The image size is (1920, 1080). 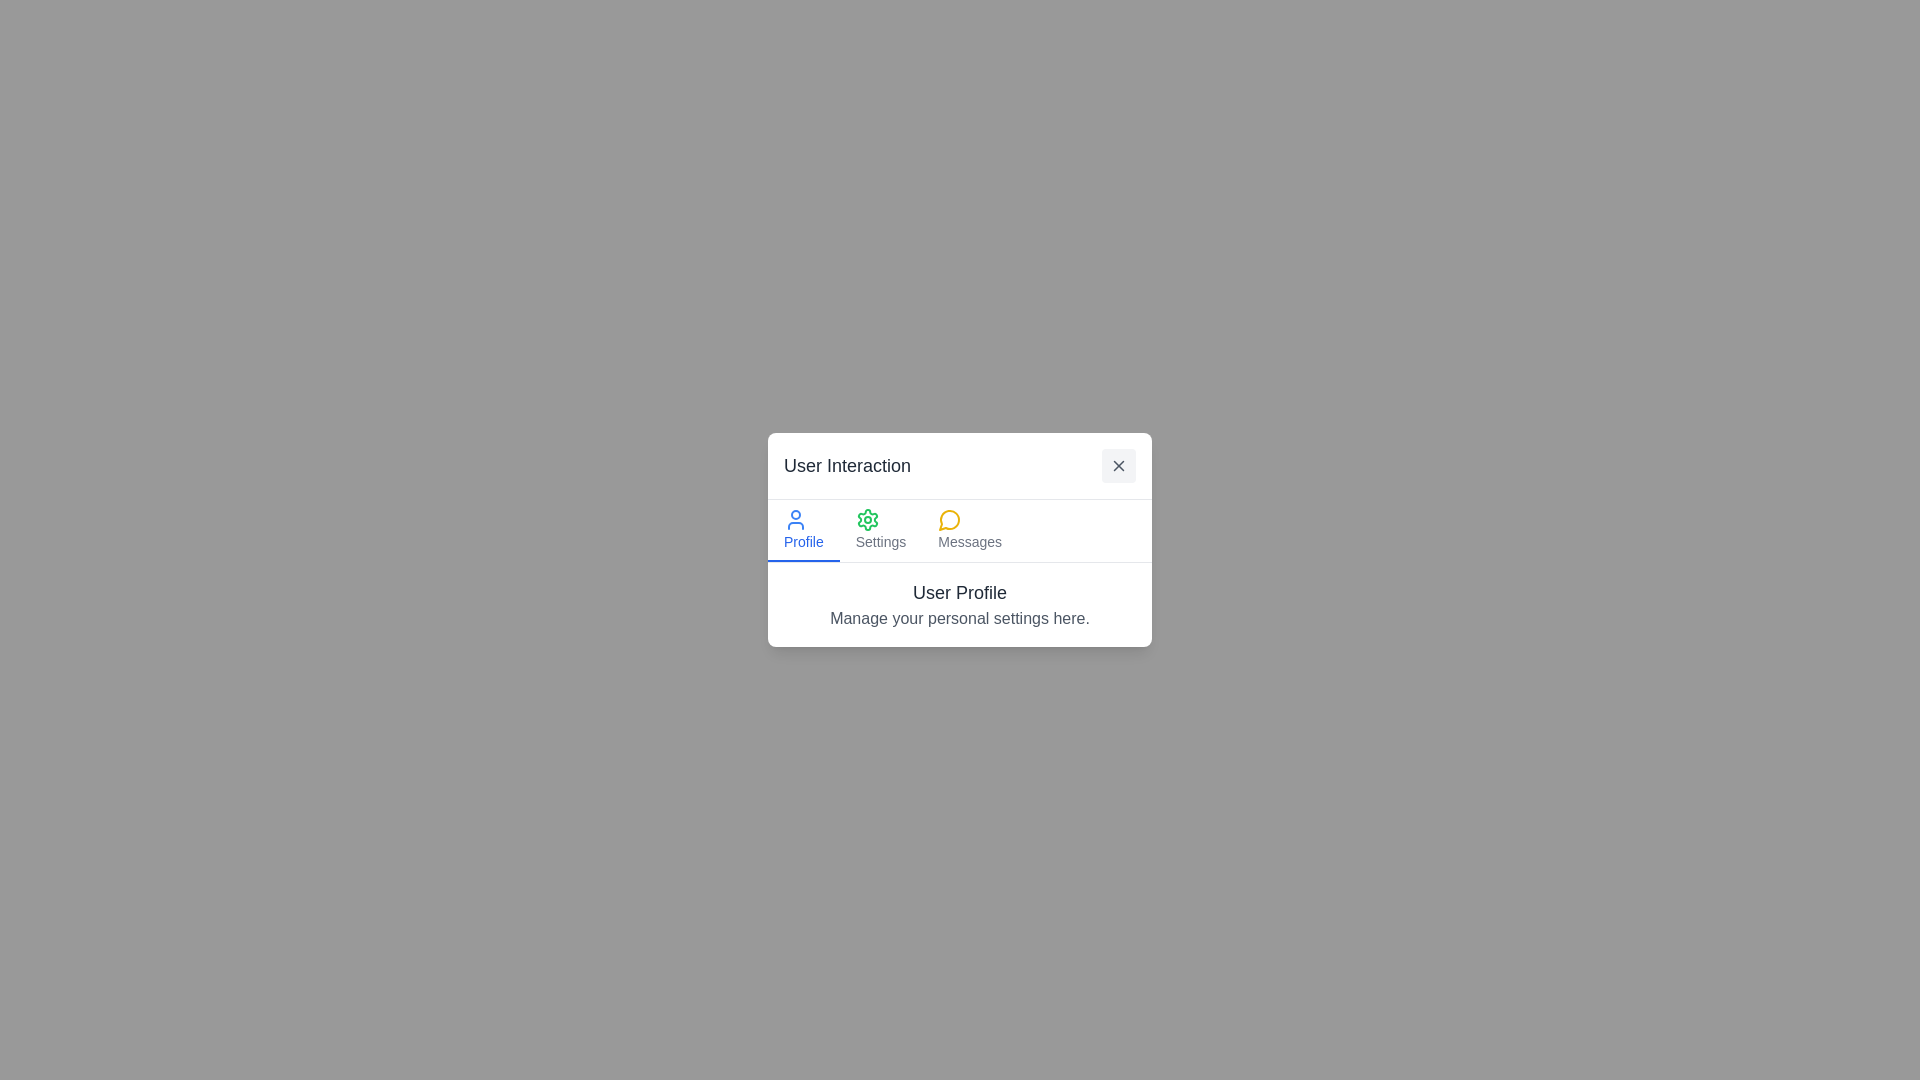 What do you see at coordinates (1117, 466) in the screenshot?
I see `the Close Button, which is a small gray 'X' symbol located at the top-right corner of the white box, to change its background color` at bounding box center [1117, 466].